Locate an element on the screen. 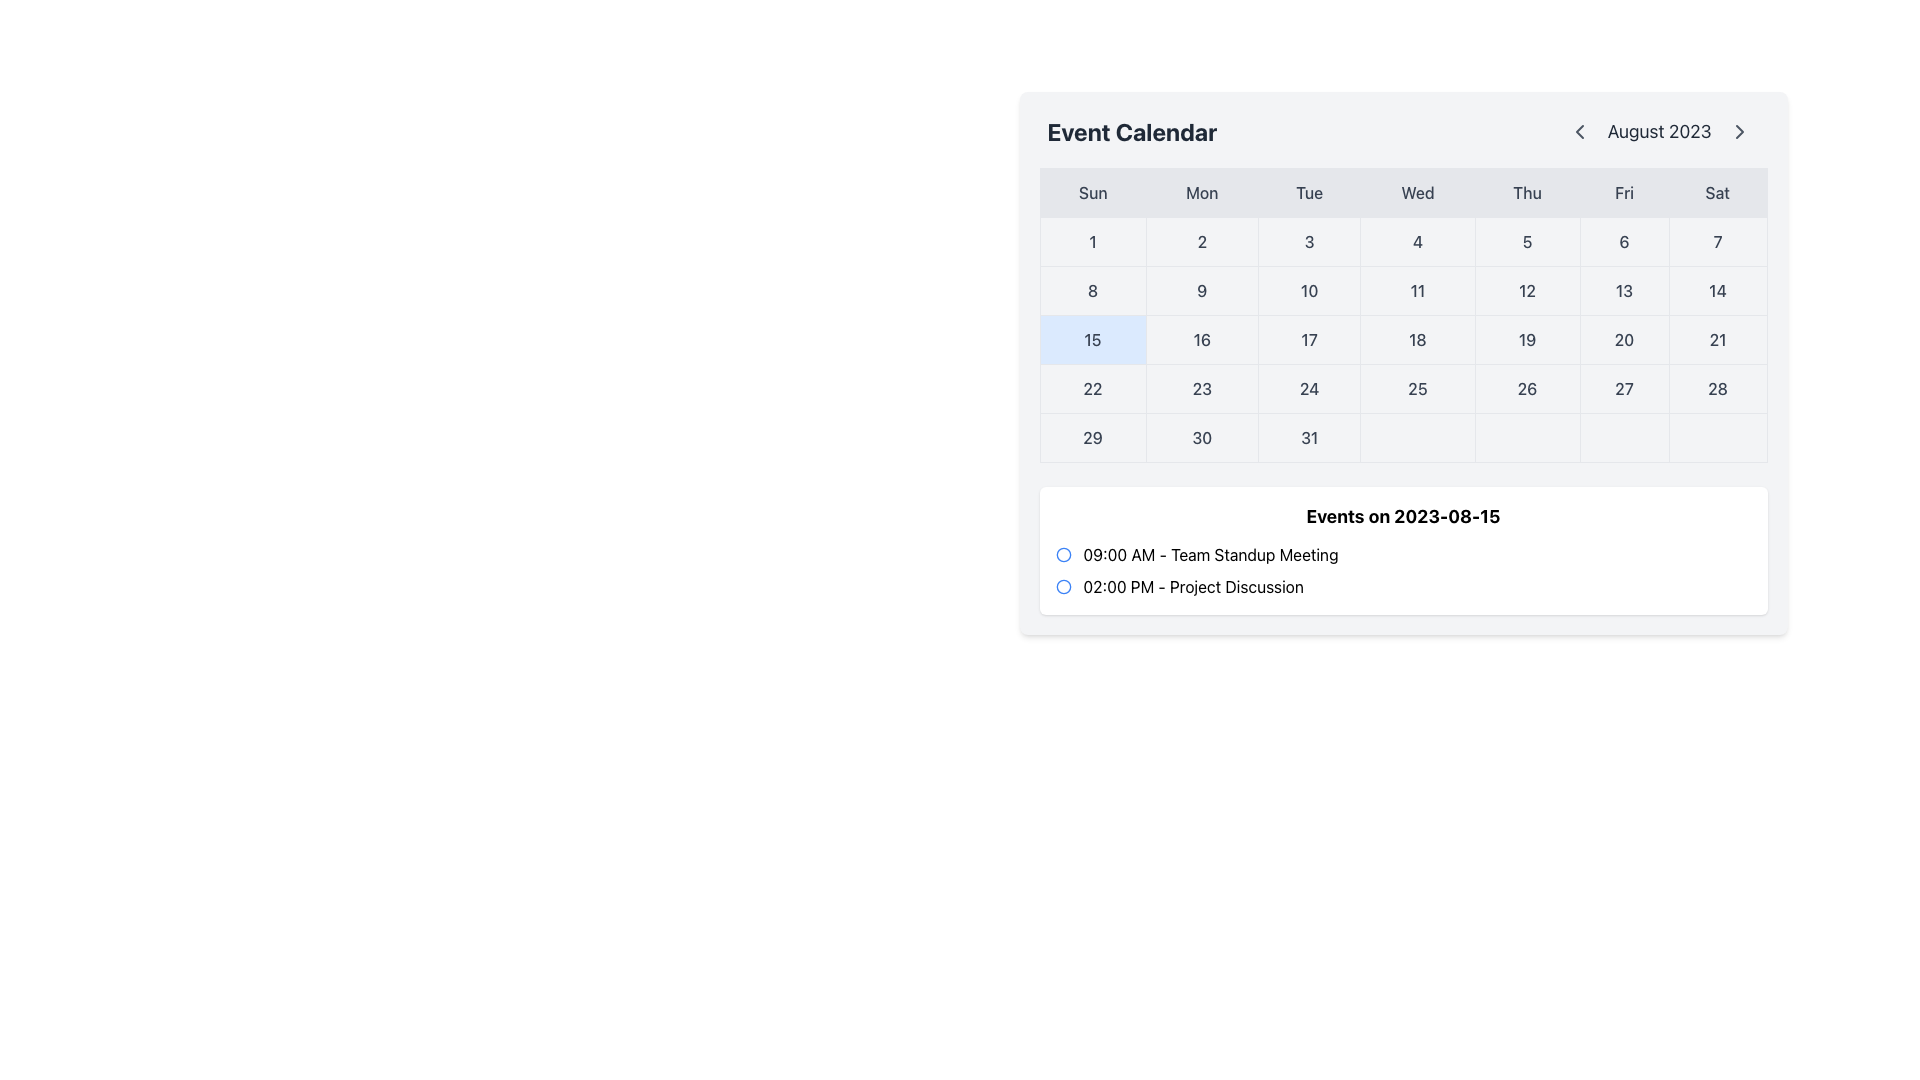  the Text Label marking Sunday, which is the first item in the row of day abbreviations in the calendar interface is located at coordinates (1092, 192).